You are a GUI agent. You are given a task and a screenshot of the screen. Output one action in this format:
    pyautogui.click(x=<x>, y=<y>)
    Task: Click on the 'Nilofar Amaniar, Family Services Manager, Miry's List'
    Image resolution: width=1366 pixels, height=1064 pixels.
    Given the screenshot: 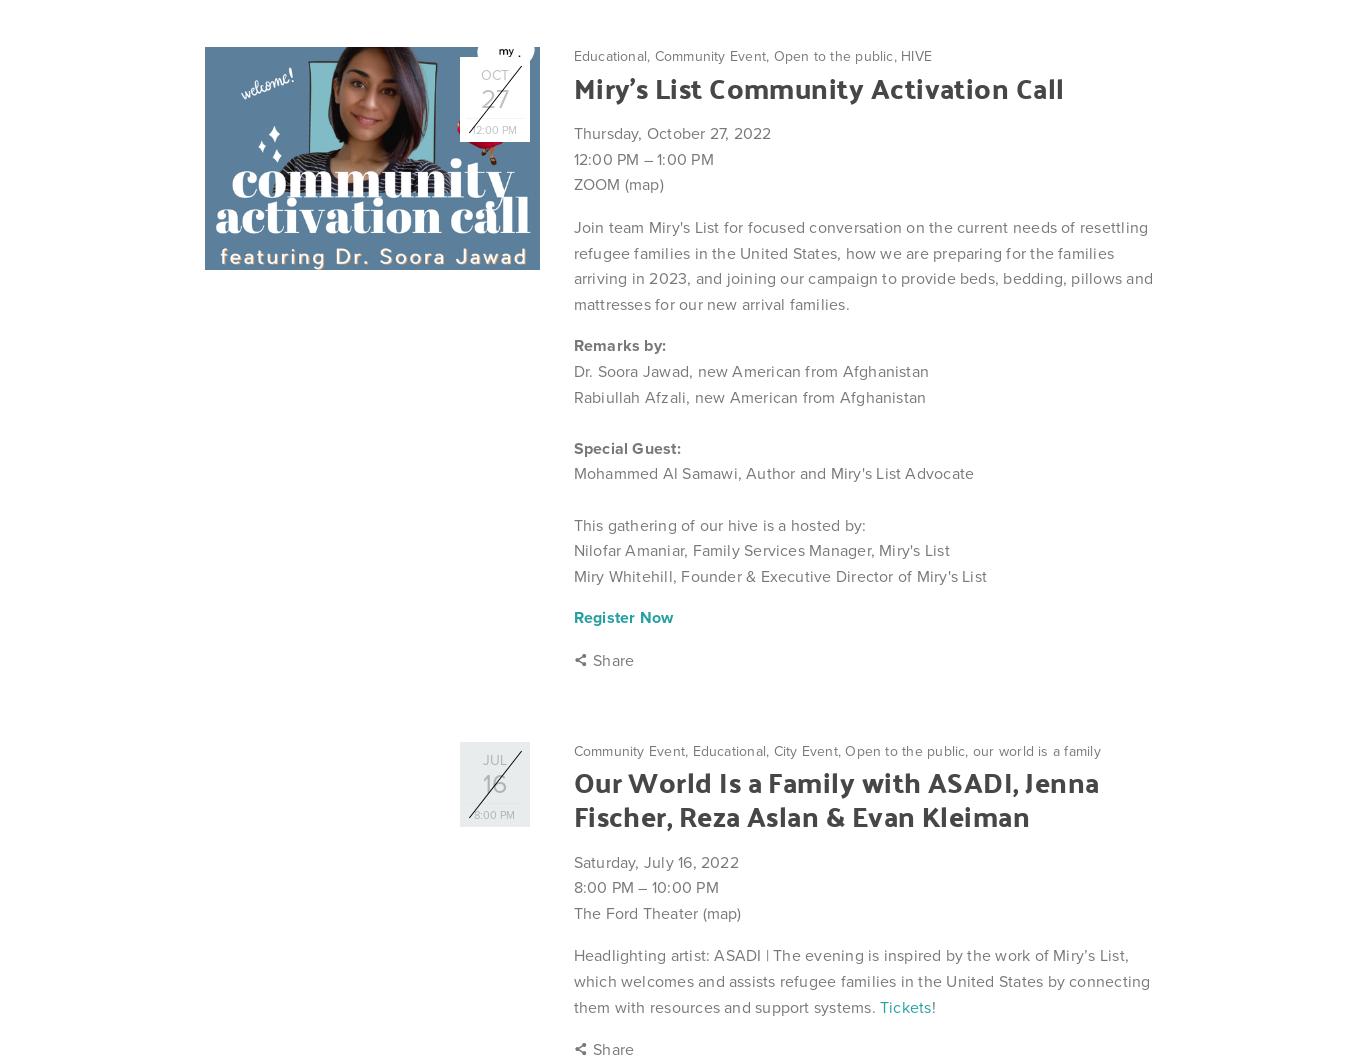 What is the action you would take?
    pyautogui.click(x=760, y=550)
    